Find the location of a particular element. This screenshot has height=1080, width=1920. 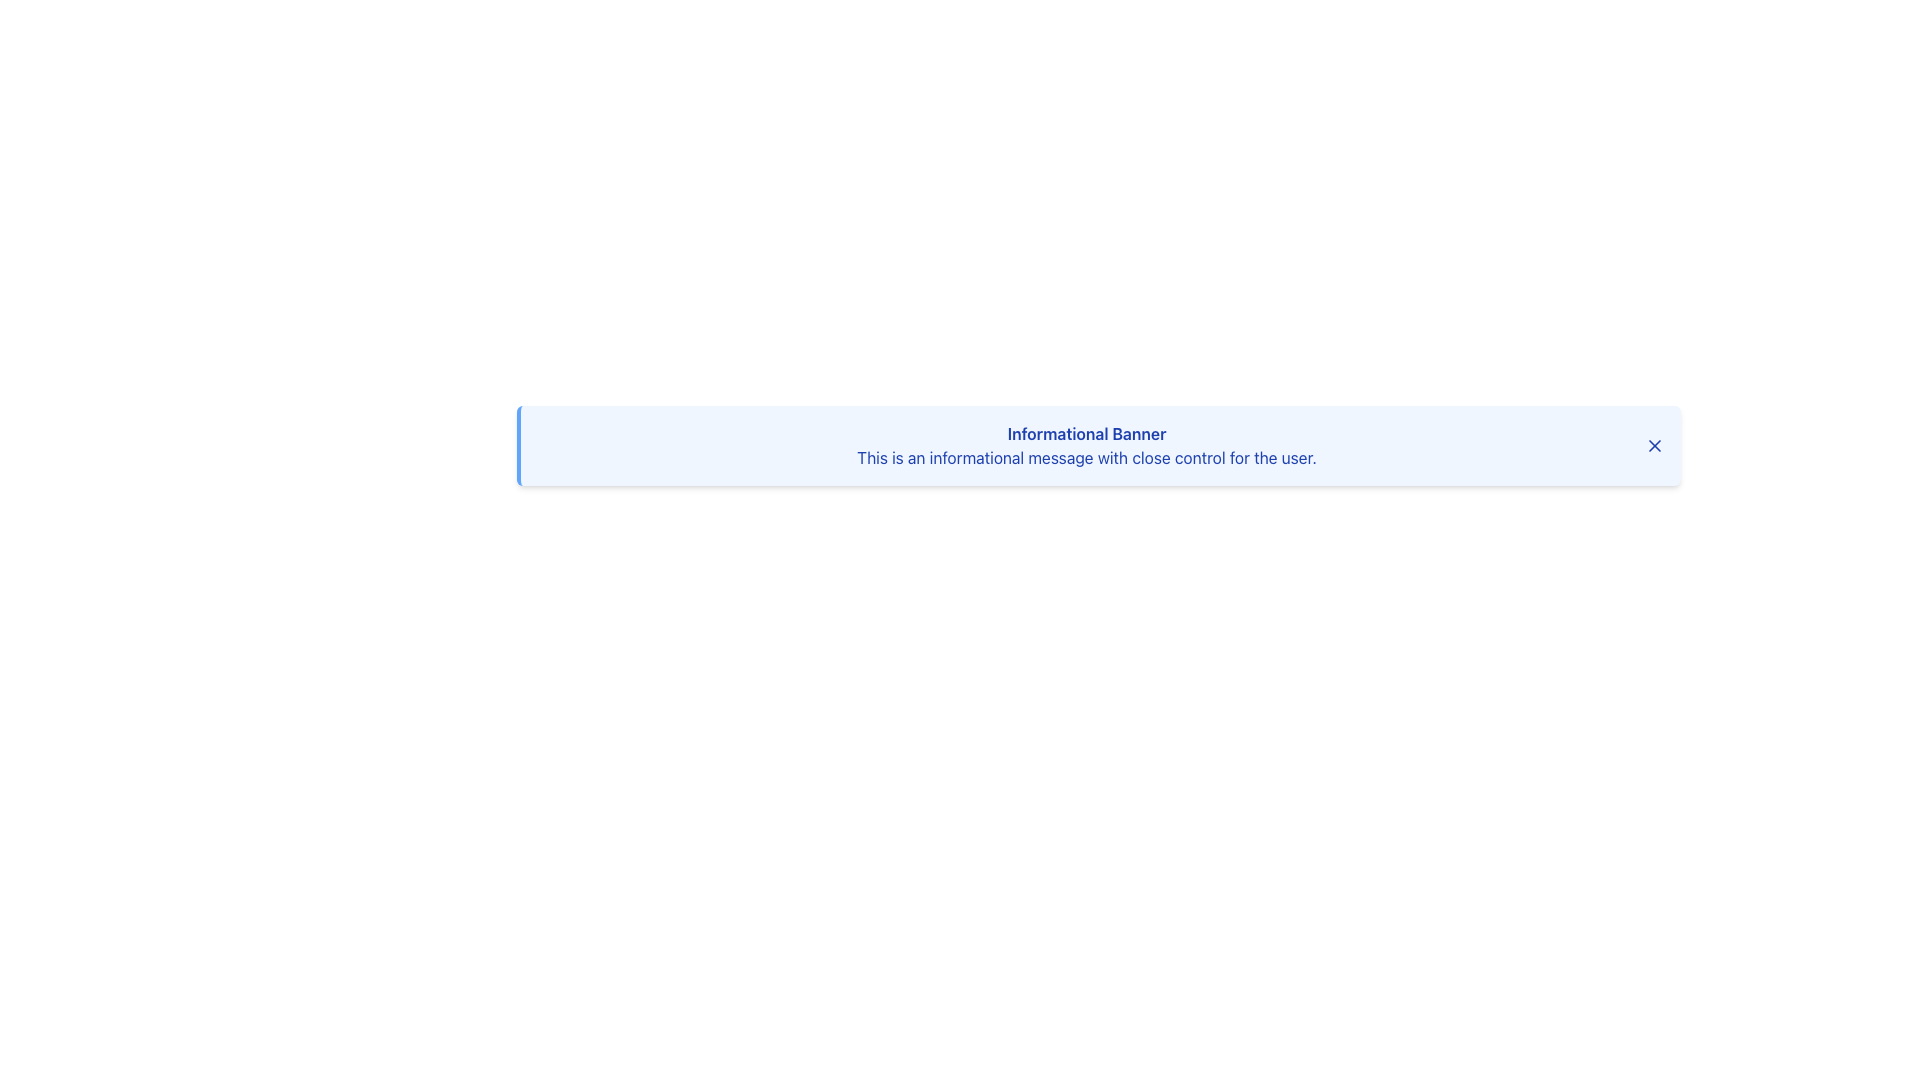

the close button represented by a blue 'X' icon located in the top-right corner of the informational banner is located at coordinates (1655, 445).